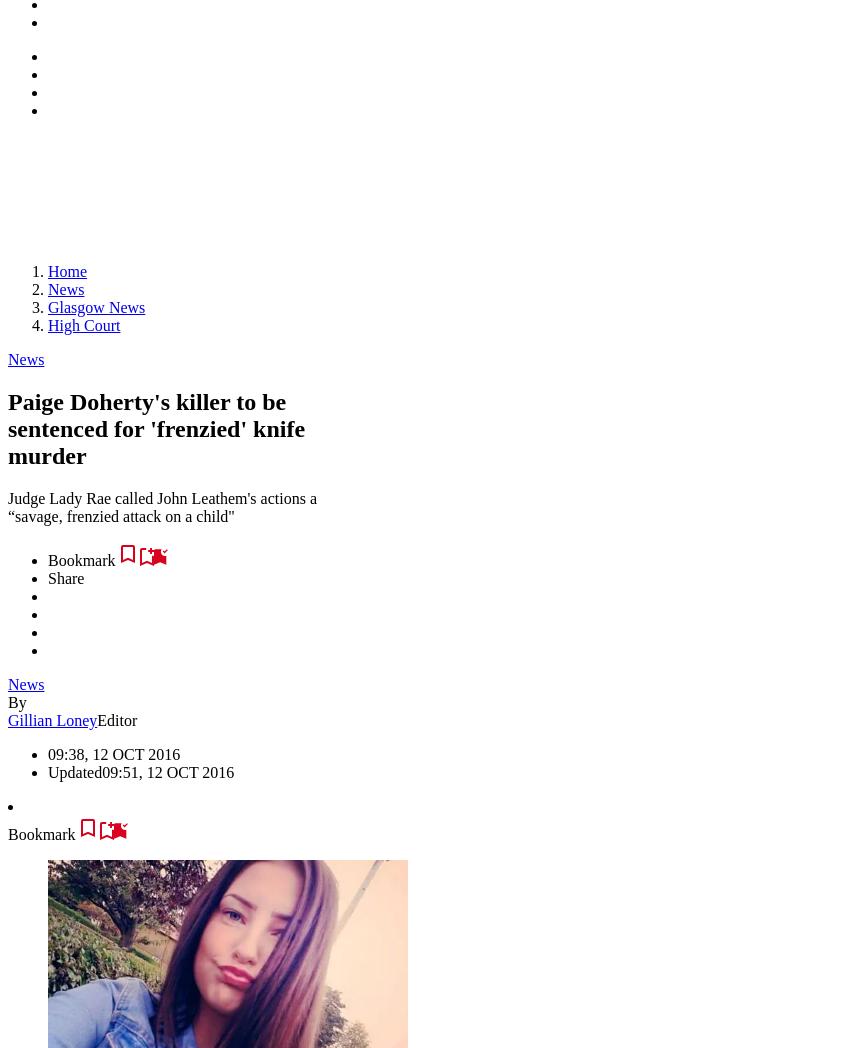 This screenshot has width=858, height=1048. What do you see at coordinates (7, 428) in the screenshot?
I see `'Paige Doherty's killer to be sentenced for 'frenzied' knife murder'` at bounding box center [7, 428].